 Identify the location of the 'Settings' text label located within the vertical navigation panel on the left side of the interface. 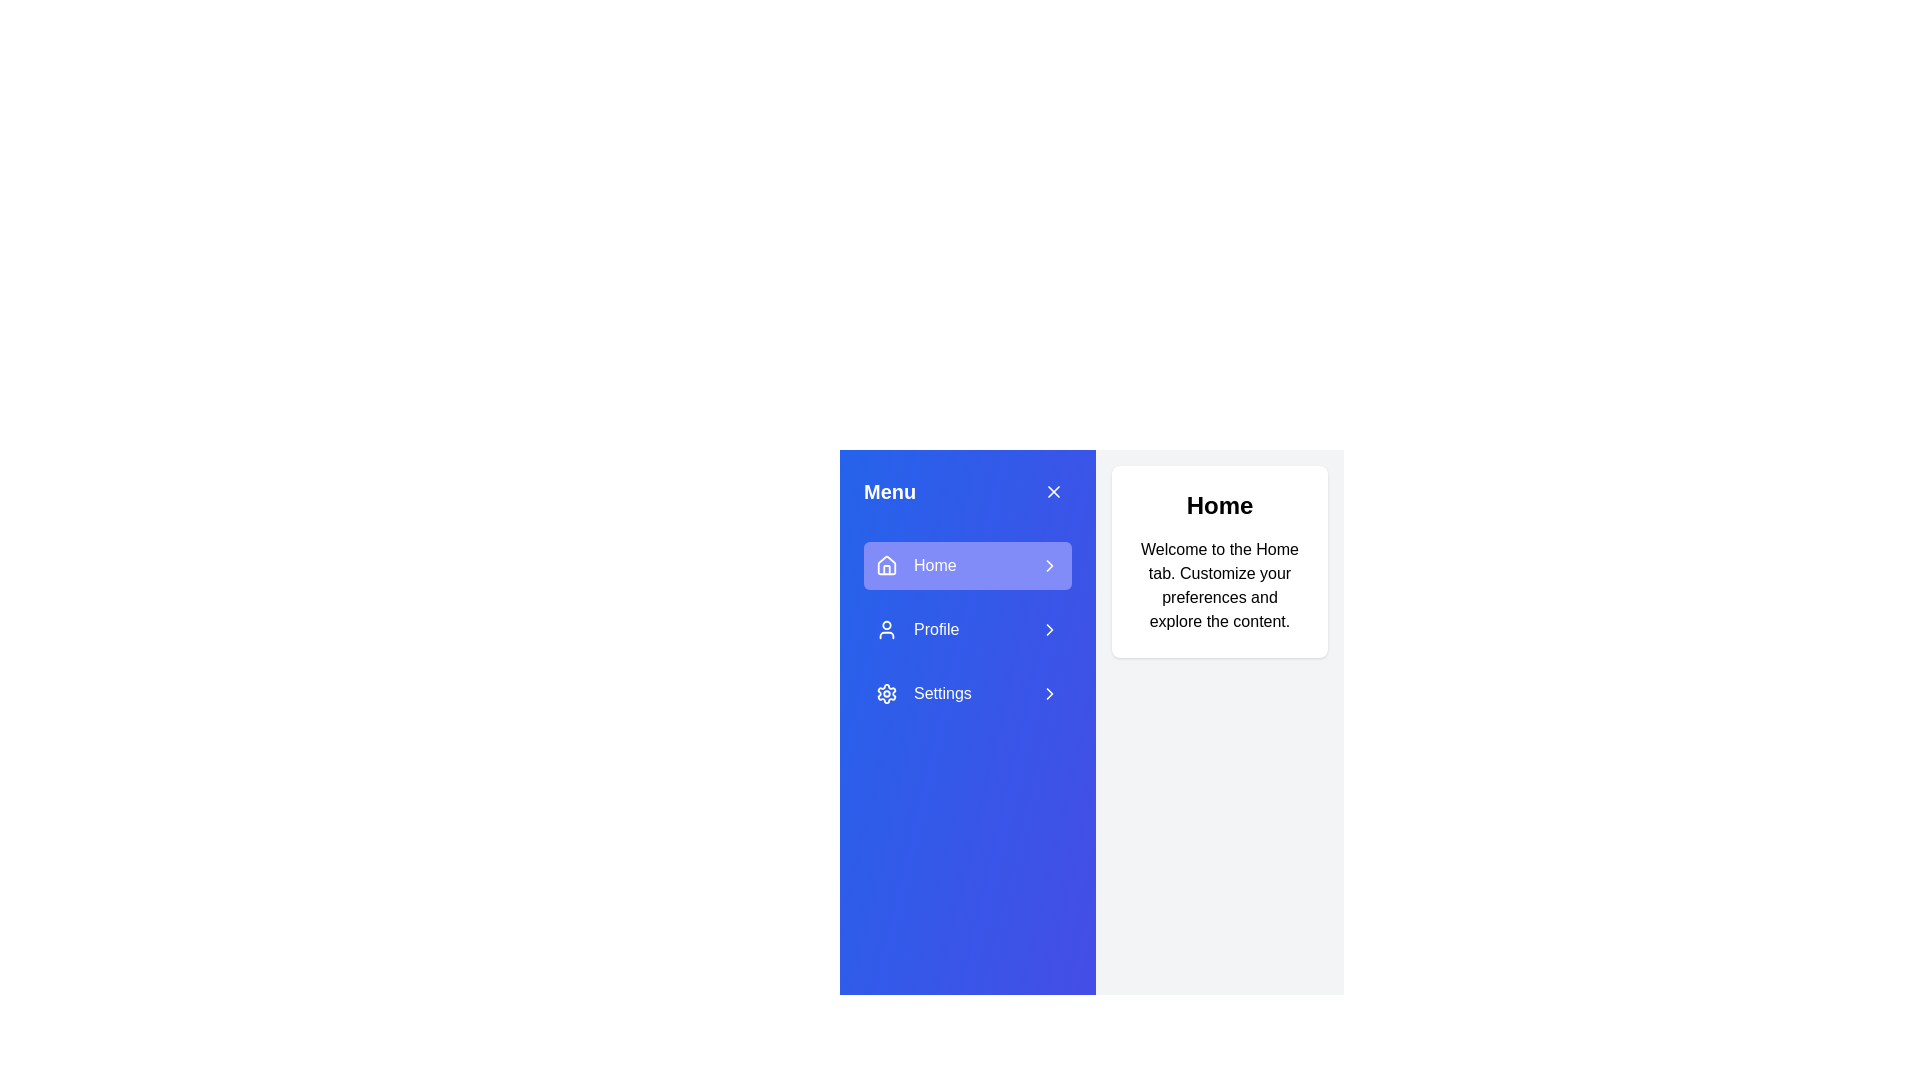
(941, 693).